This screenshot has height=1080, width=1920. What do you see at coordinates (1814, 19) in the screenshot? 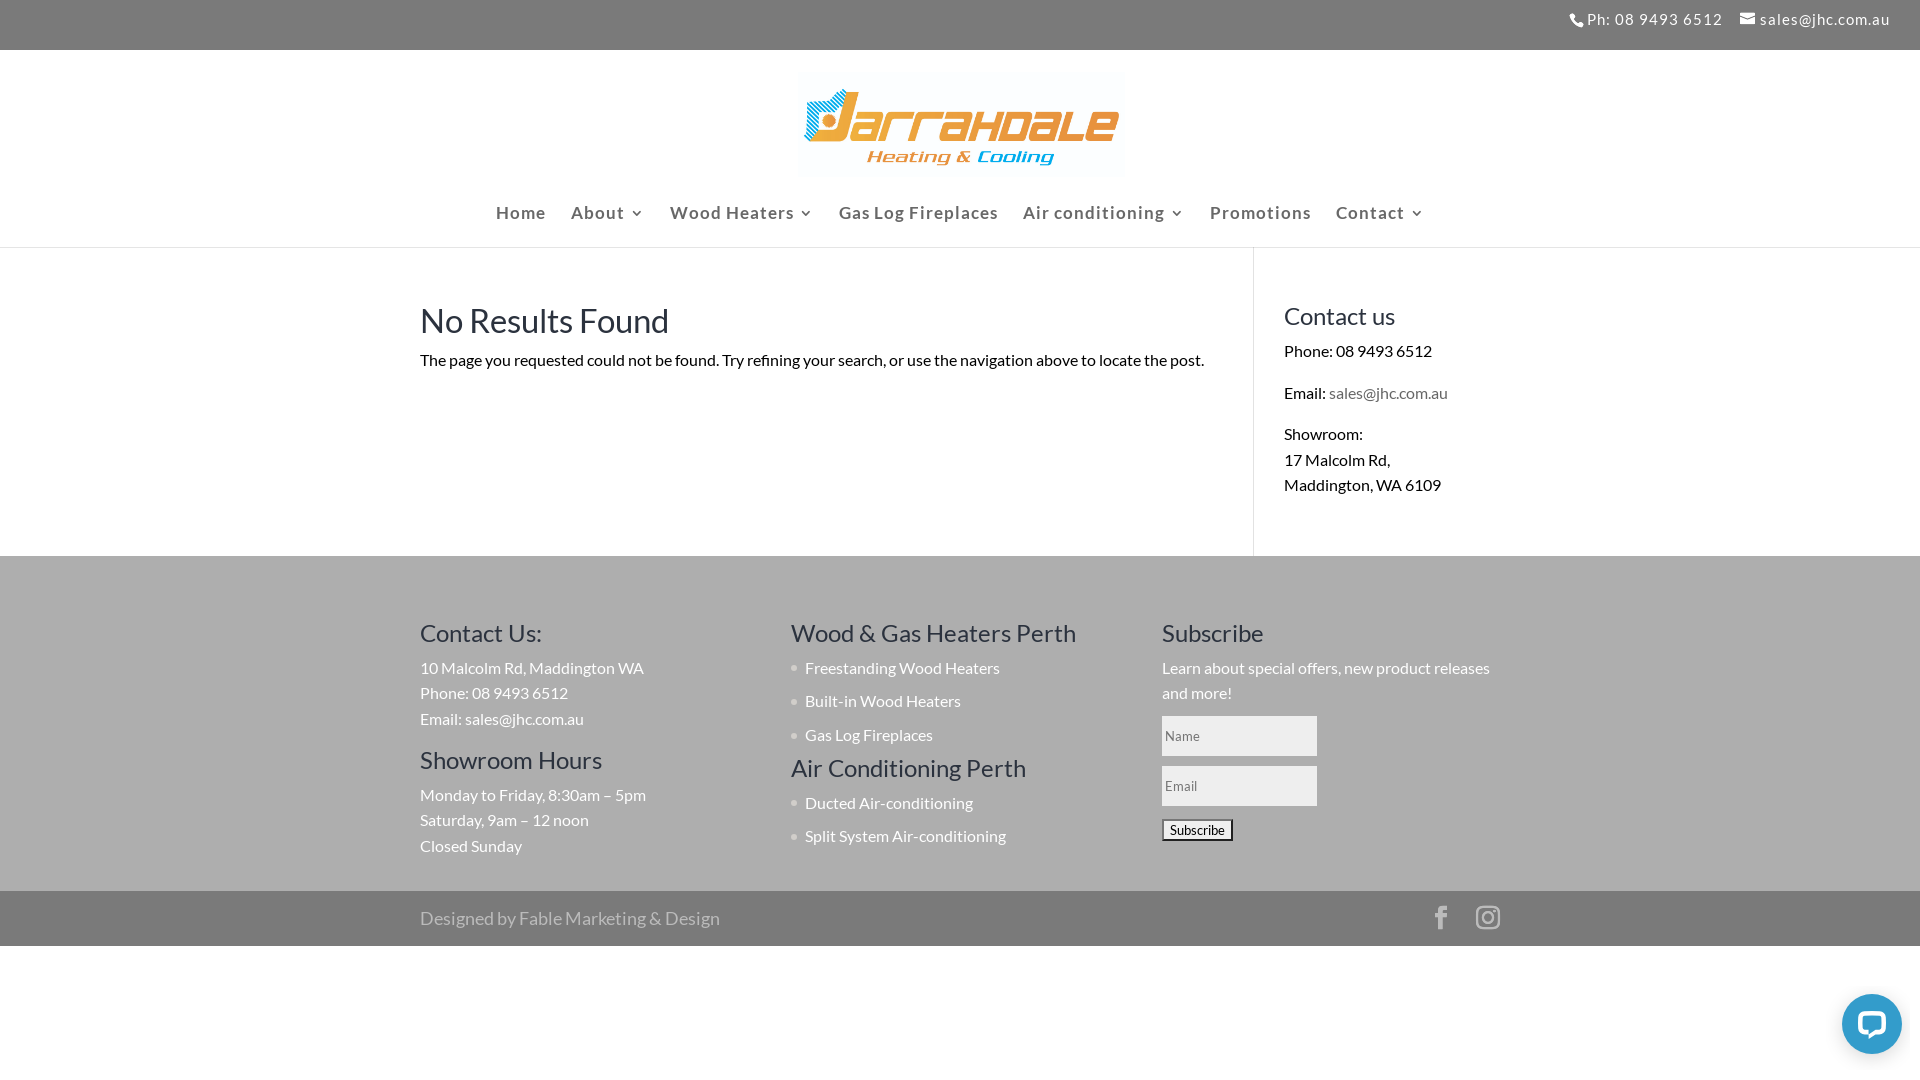
I see `'sales@jhc.com.au'` at bounding box center [1814, 19].